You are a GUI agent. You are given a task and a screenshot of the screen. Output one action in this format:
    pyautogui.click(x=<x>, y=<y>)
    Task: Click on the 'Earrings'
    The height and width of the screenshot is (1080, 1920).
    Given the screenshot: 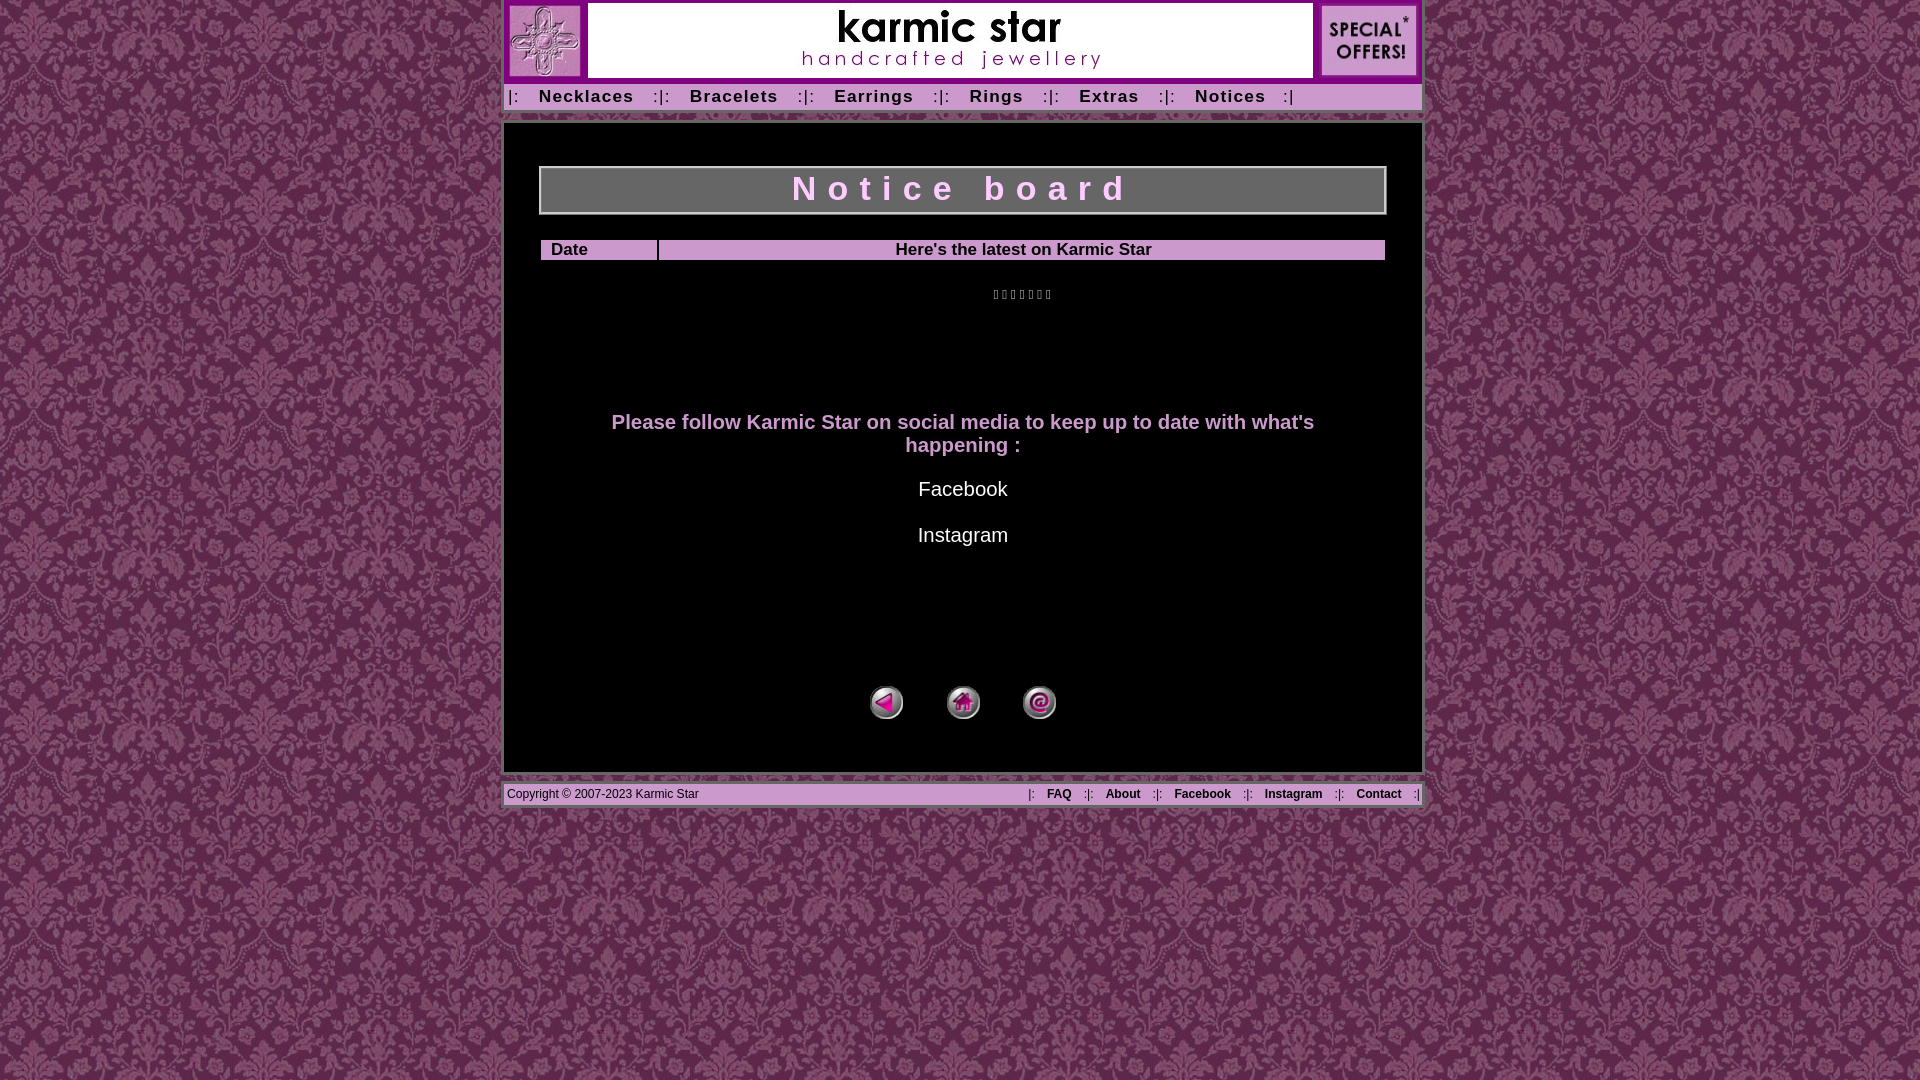 What is the action you would take?
    pyautogui.click(x=873, y=96)
    